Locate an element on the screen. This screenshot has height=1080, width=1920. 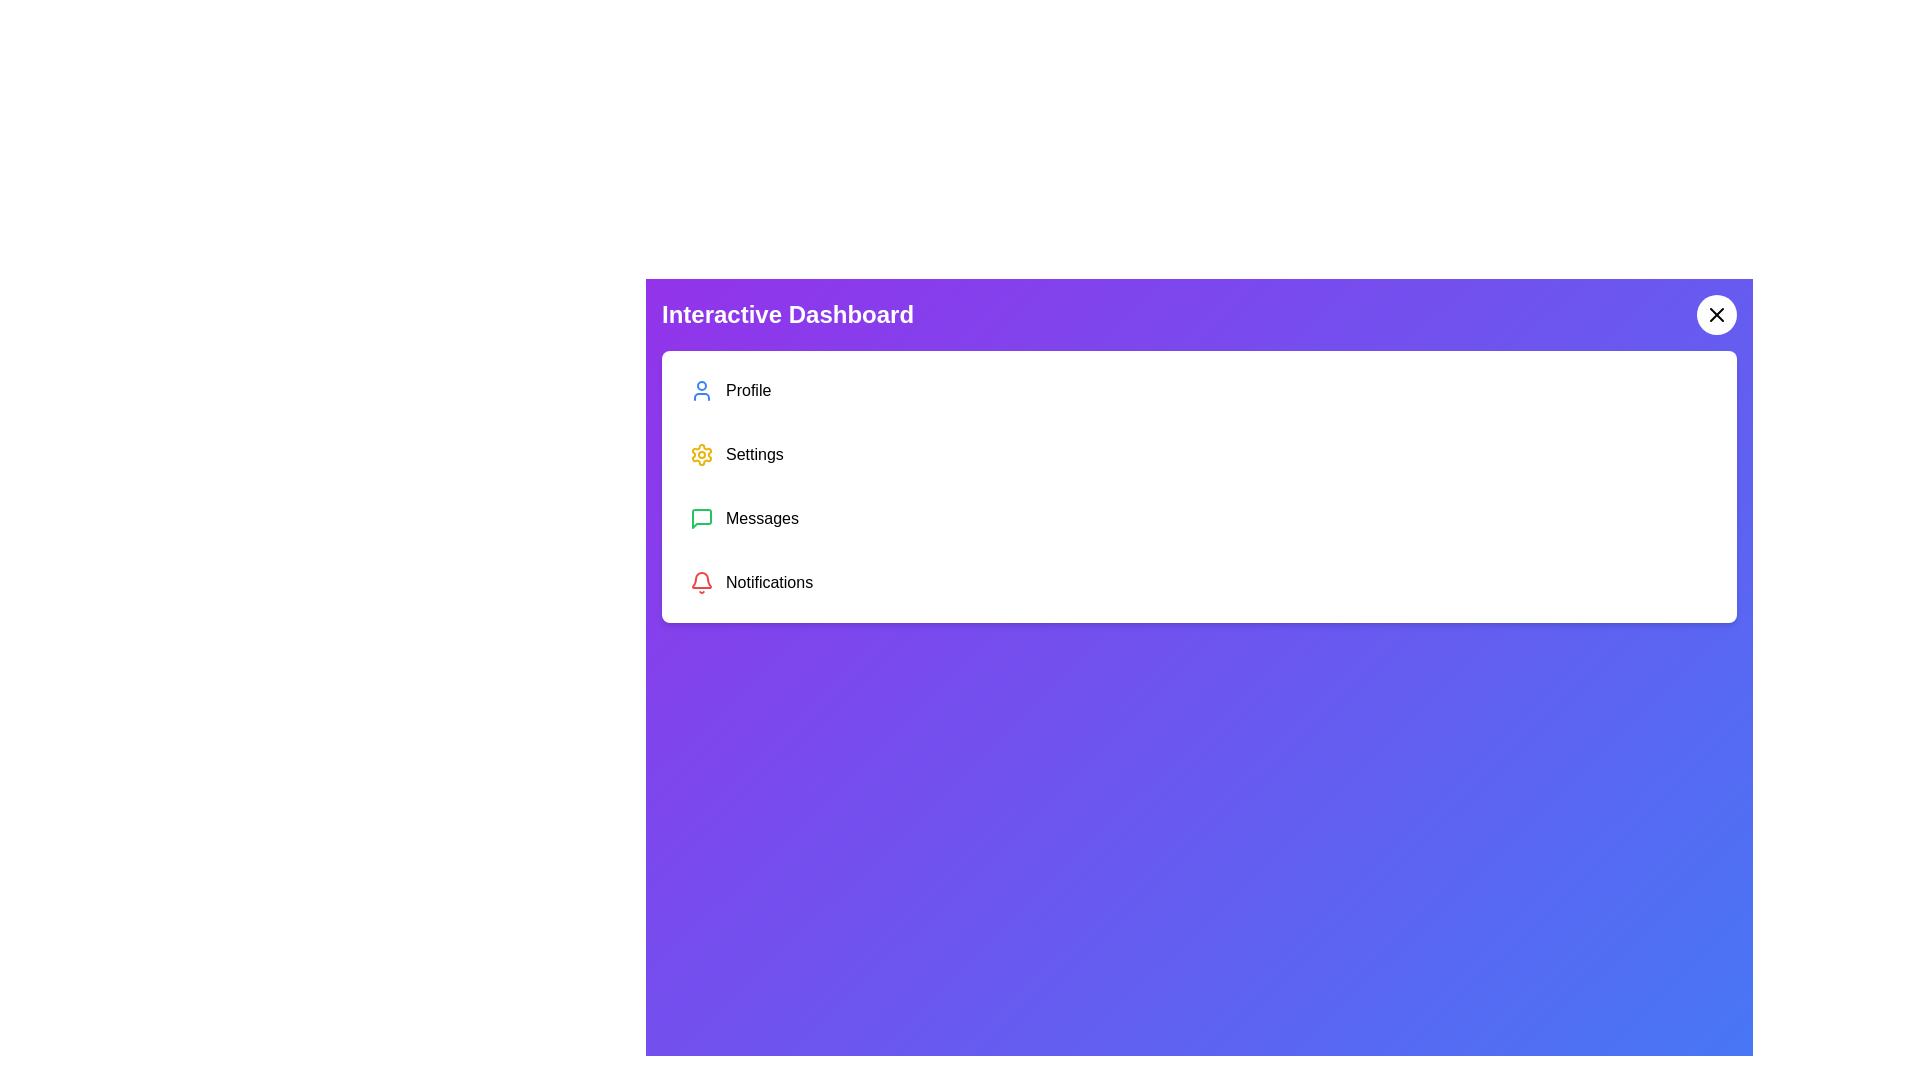
the notification icon located in the last row of the menu under the 'Notifications' label to interact with it is located at coordinates (701, 582).